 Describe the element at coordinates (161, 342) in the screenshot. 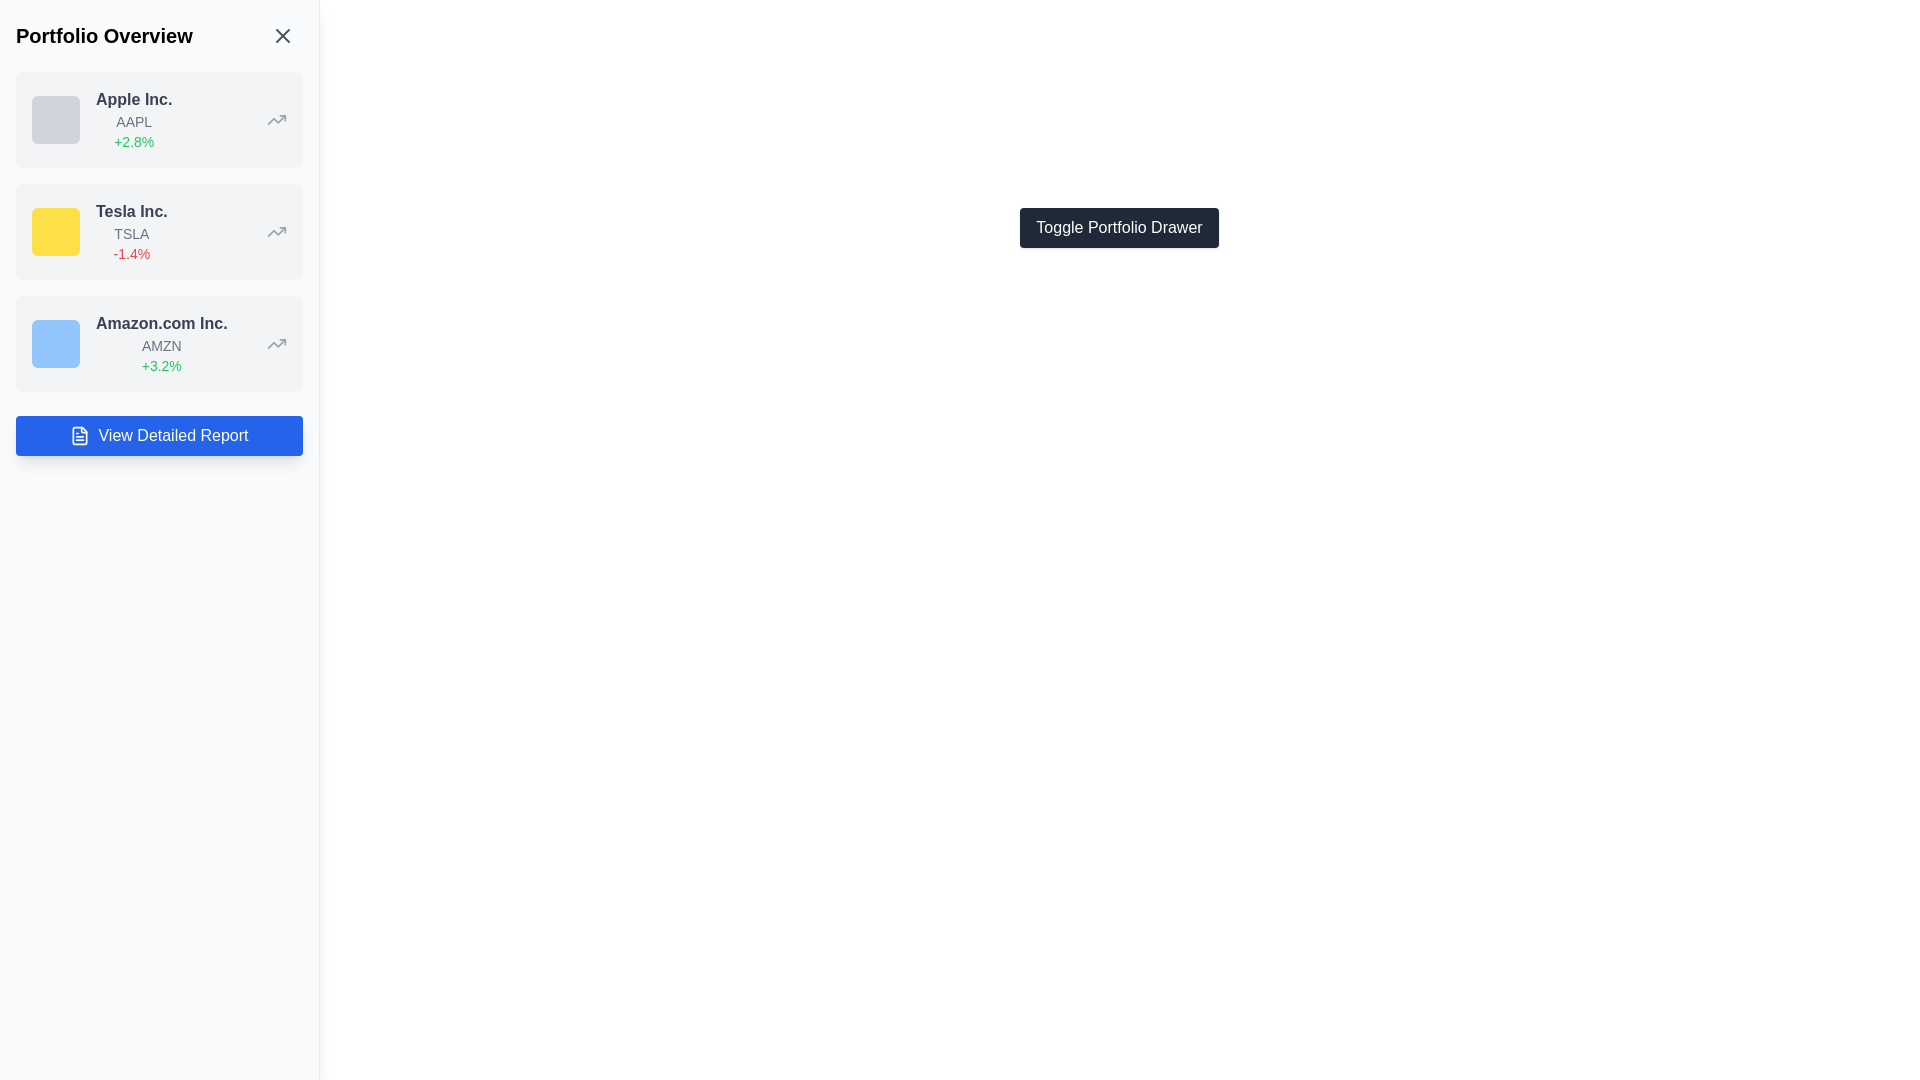

I see `the text block displaying information about Amazon.com Inc. stock, which includes its ticker symbol AMZN and a percentage change of +3.2%, located in the third item of the 'Portfolio Overview' panel in the left sidebar` at that location.